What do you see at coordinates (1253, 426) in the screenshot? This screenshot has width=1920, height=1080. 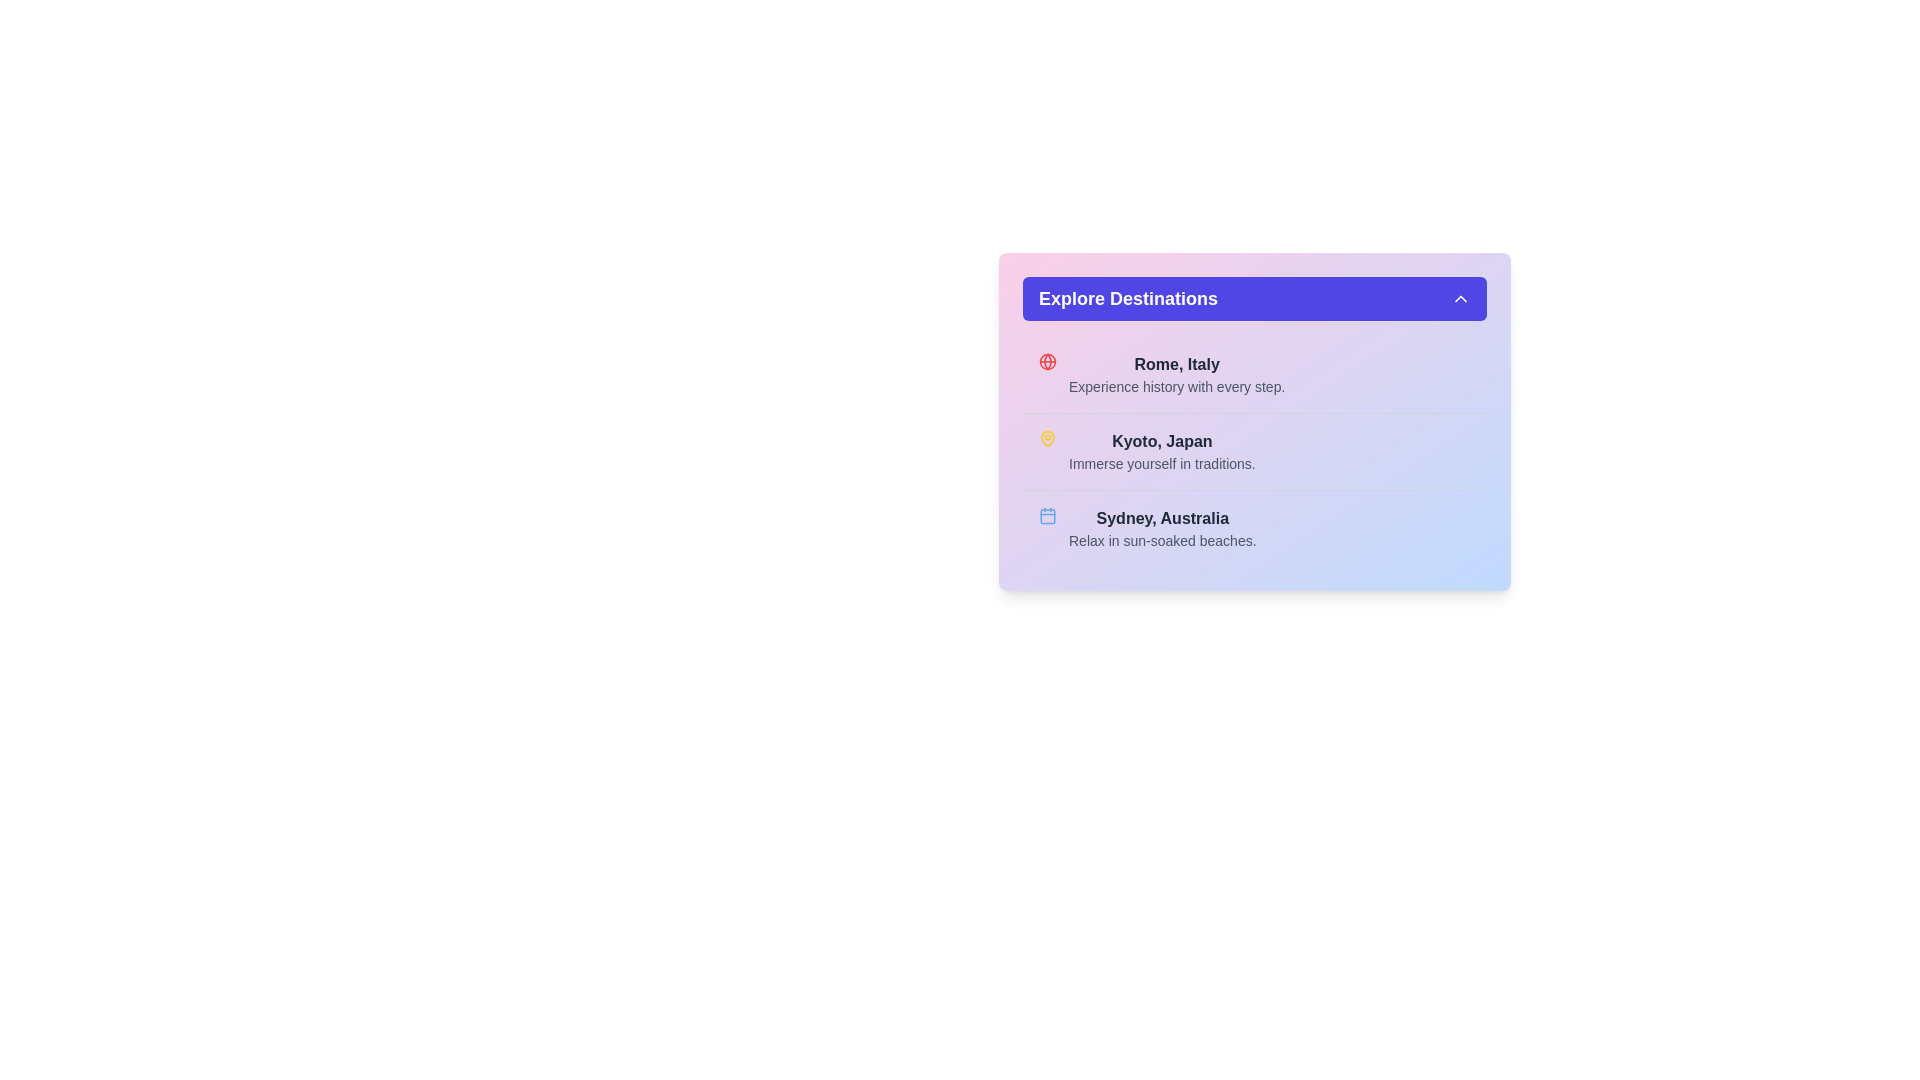 I see `the informational card displaying the city name 'Kyoto, Japan', which is the second item in the vertical layout of destinations` at bounding box center [1253, 426].